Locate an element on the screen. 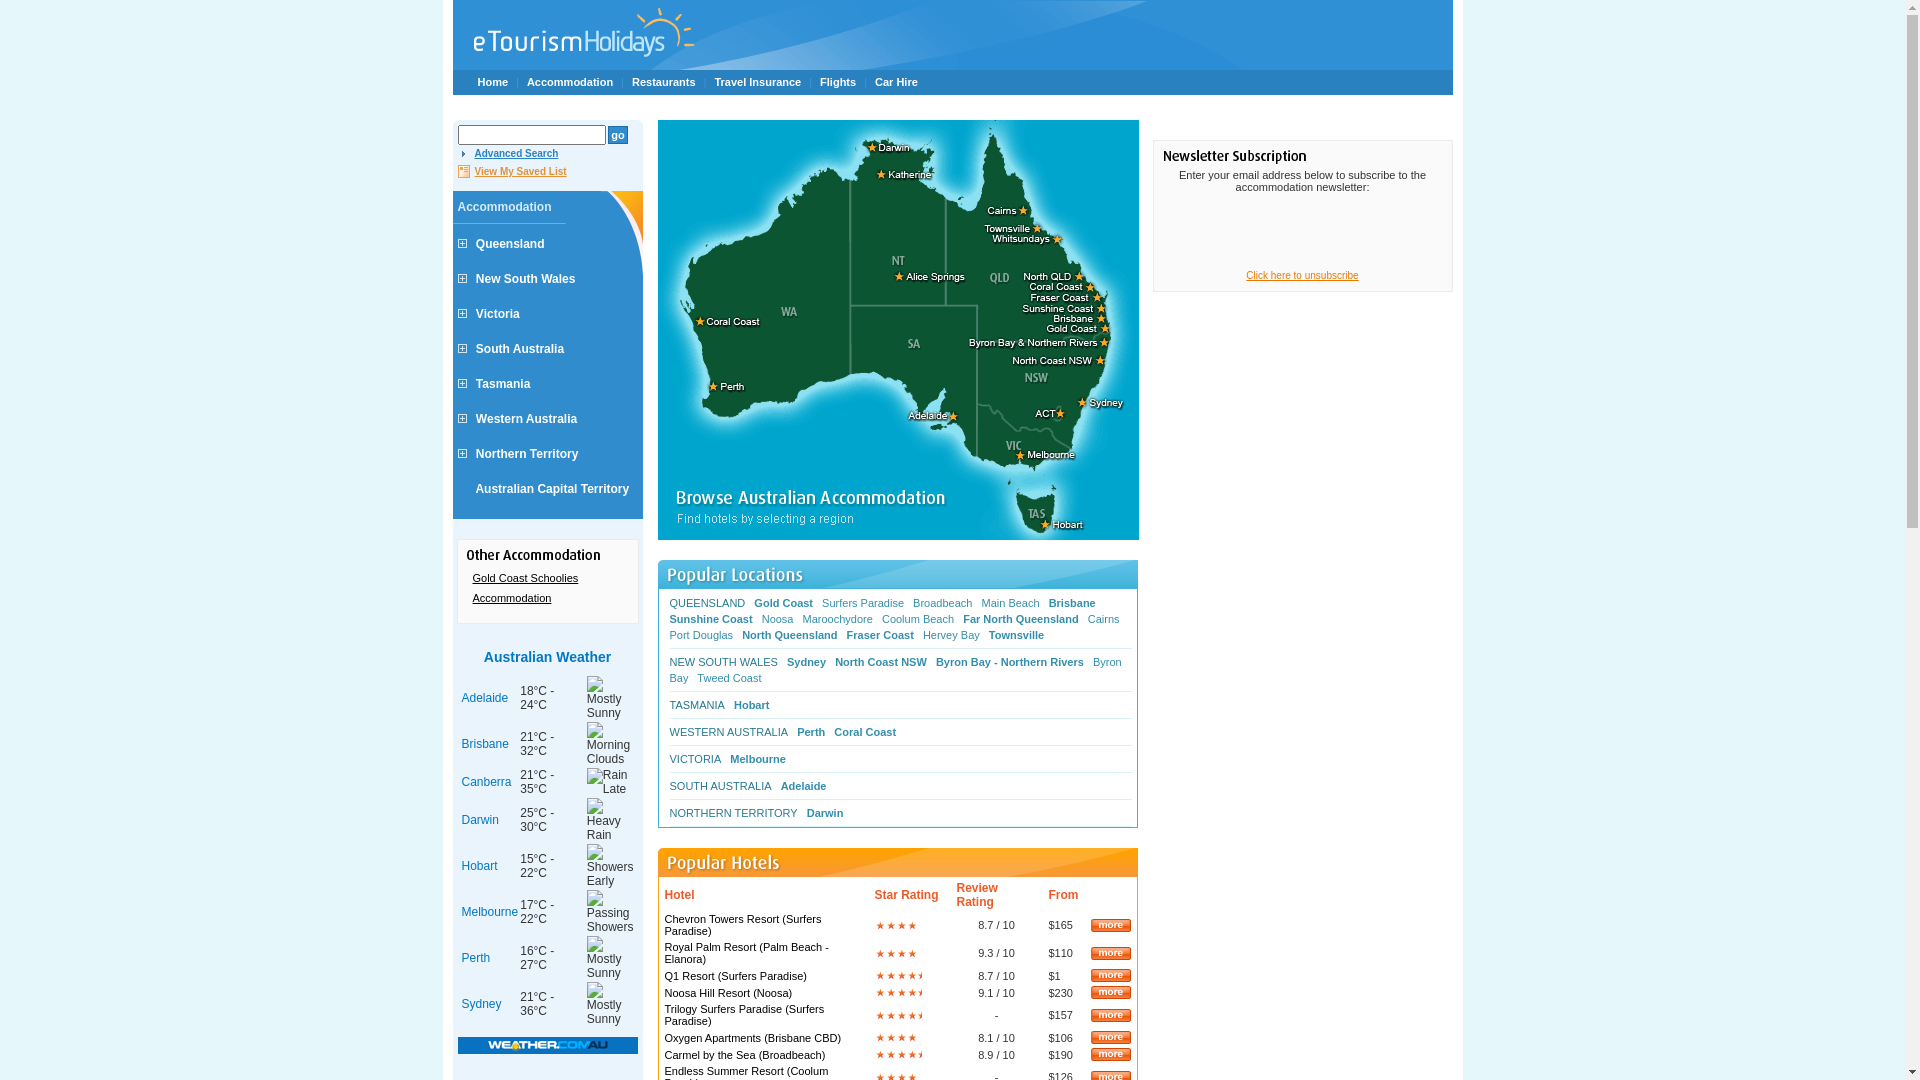 This screenshot has height=1080, width=1920. 'Gold Coast' is located at coordinates (785, 601).